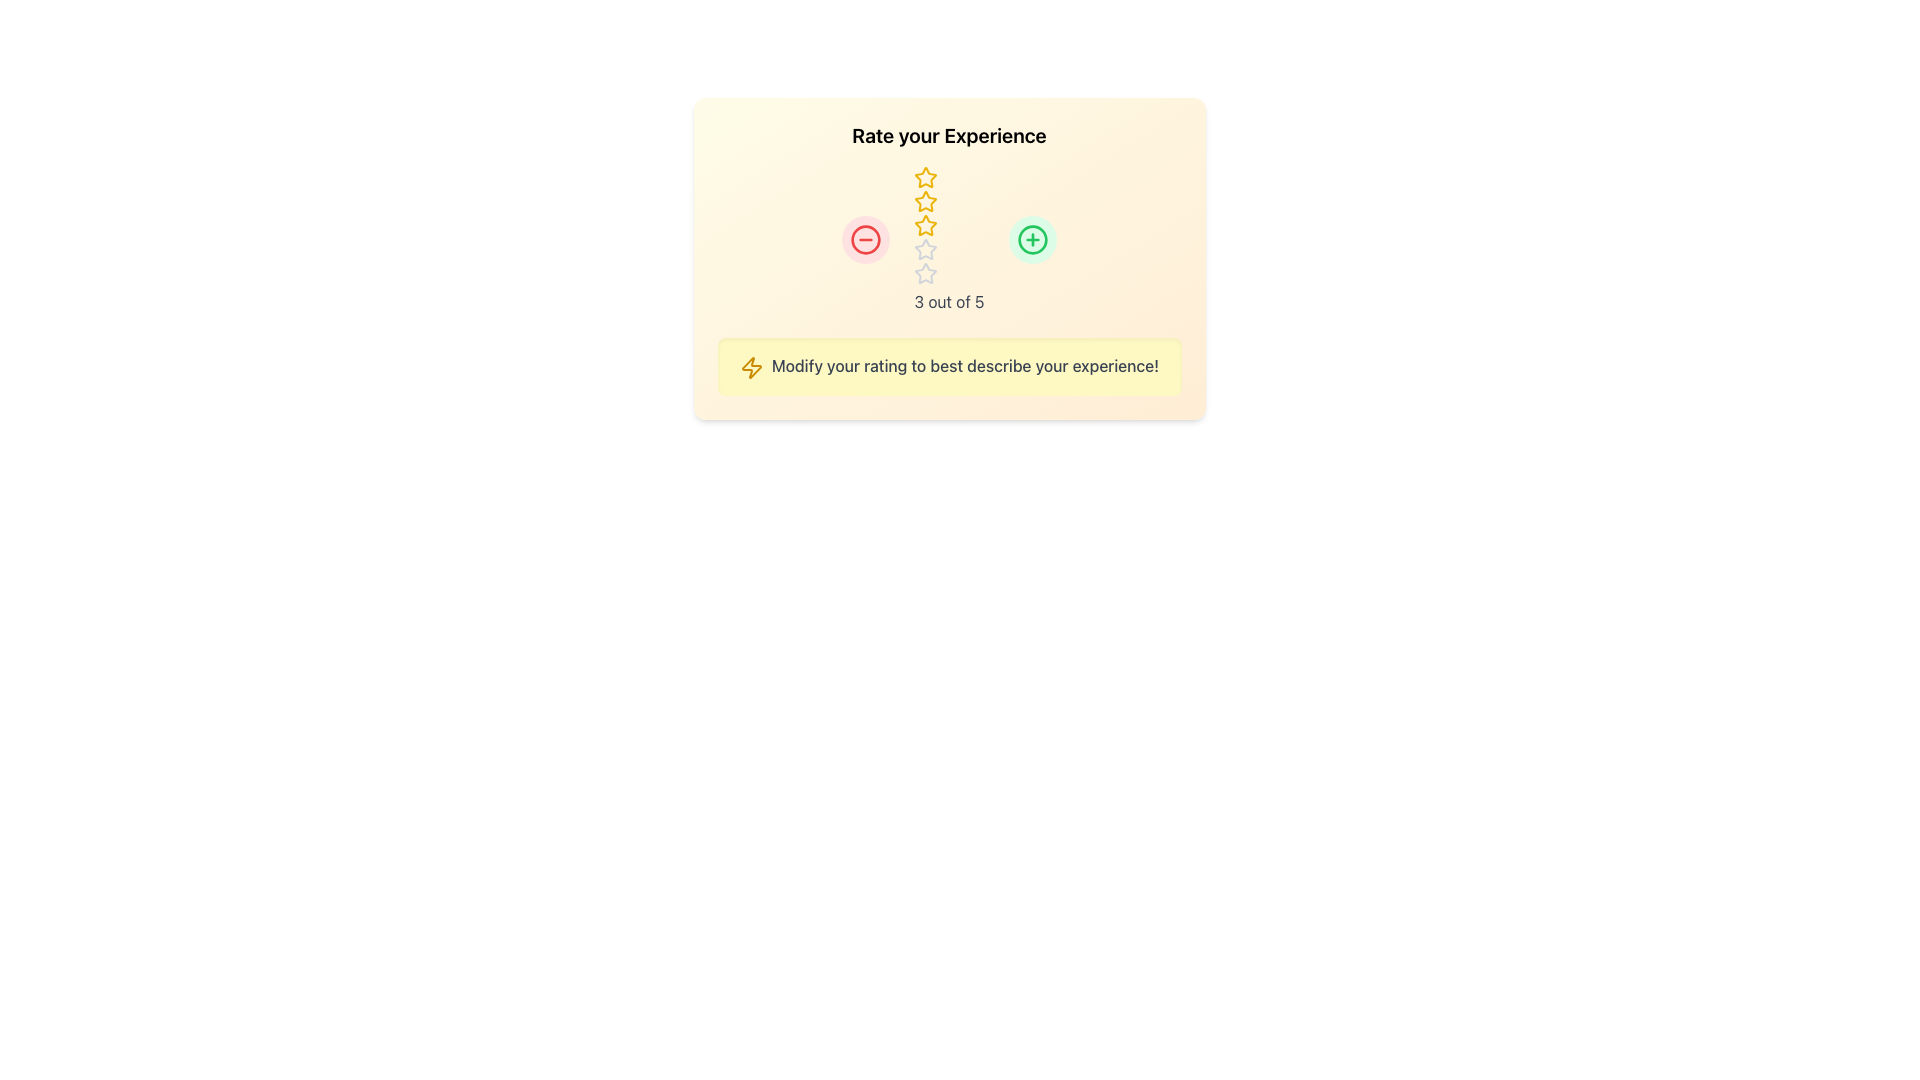 The image size is (1920, 1080). Describe the element at coordinates (925, 176) in the screenshot. I see `the third yellow star icon in the rating system` at that location.